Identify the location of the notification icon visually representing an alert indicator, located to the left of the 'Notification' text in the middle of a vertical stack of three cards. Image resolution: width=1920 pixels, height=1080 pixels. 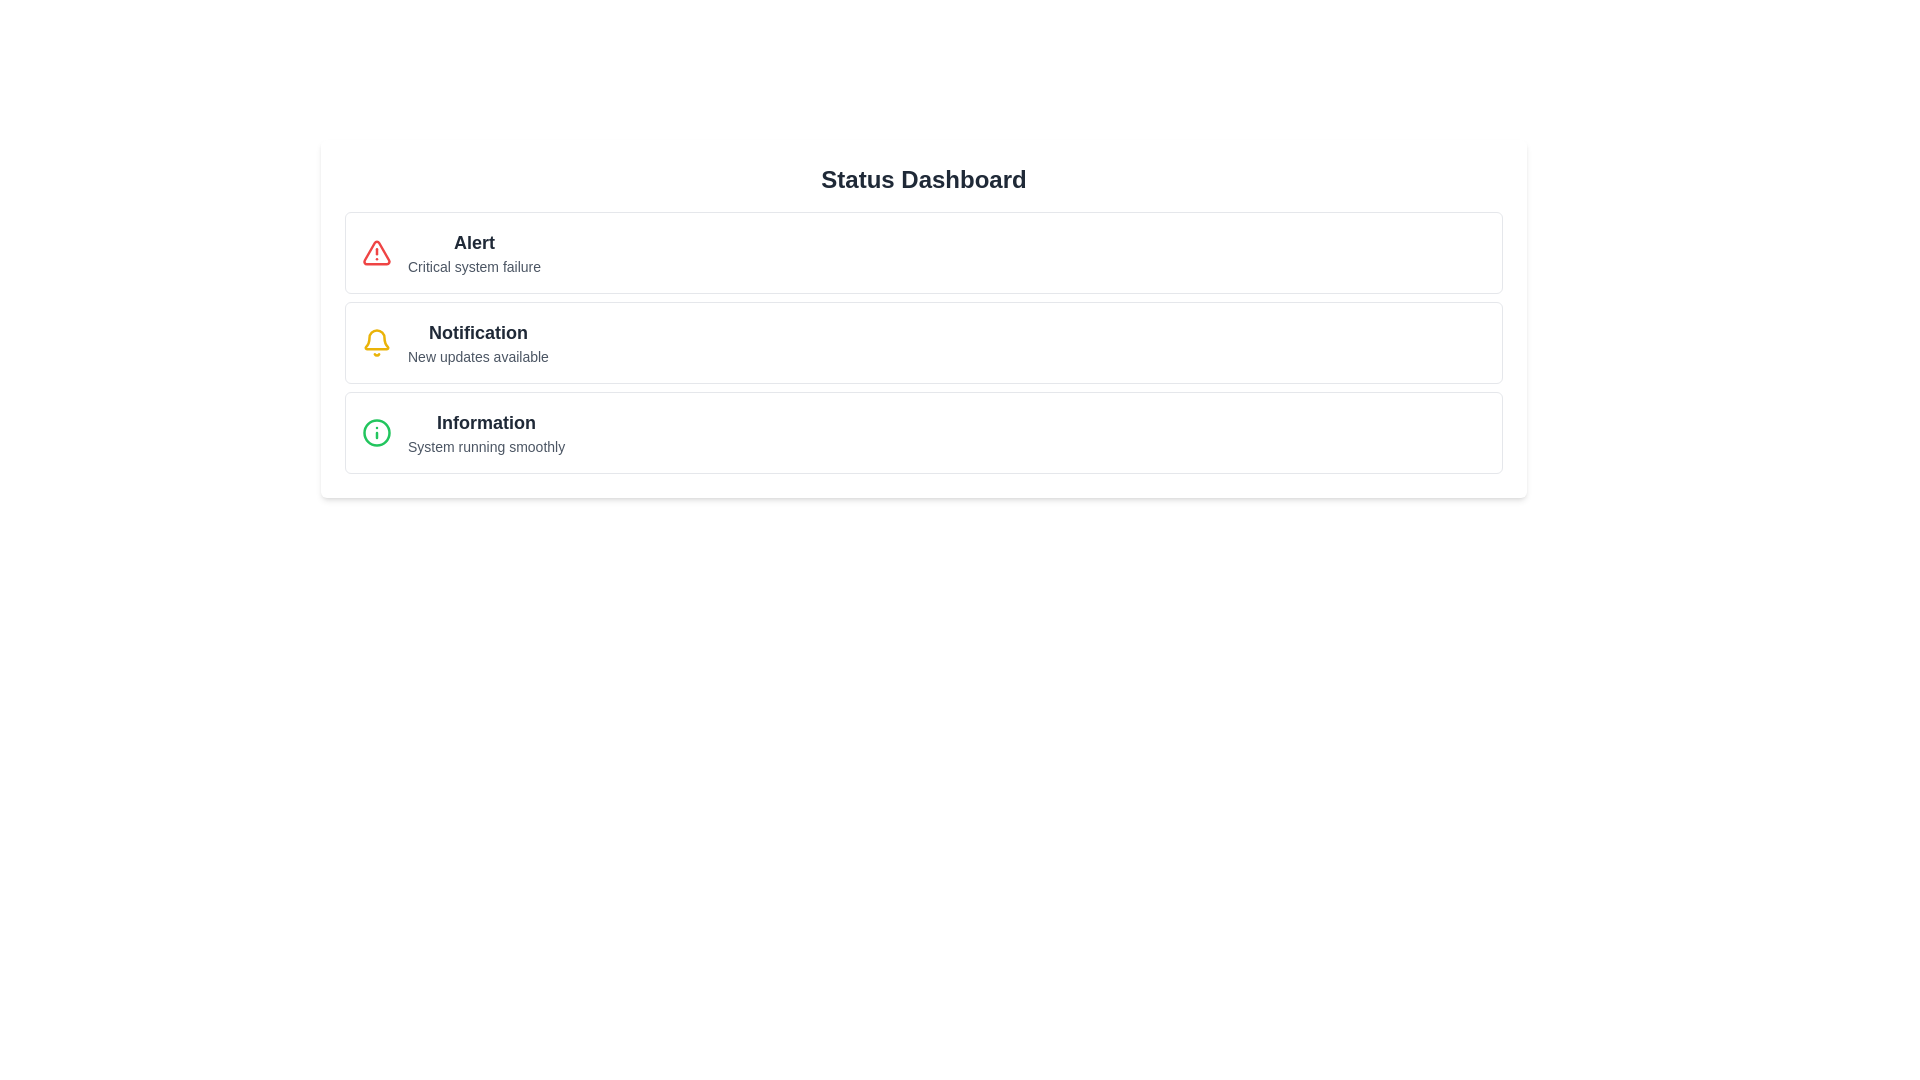
(377, 338).